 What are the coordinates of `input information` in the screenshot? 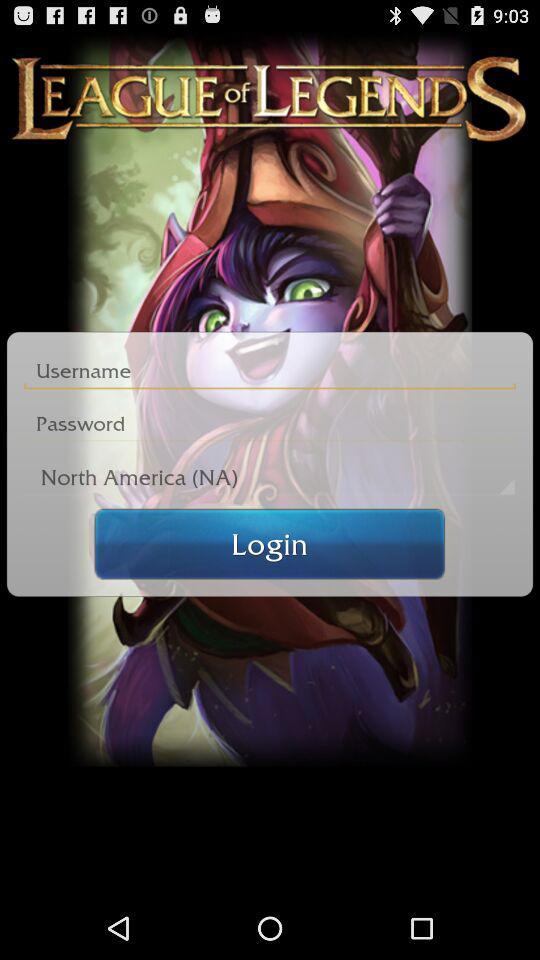 It's located at (270, 370).